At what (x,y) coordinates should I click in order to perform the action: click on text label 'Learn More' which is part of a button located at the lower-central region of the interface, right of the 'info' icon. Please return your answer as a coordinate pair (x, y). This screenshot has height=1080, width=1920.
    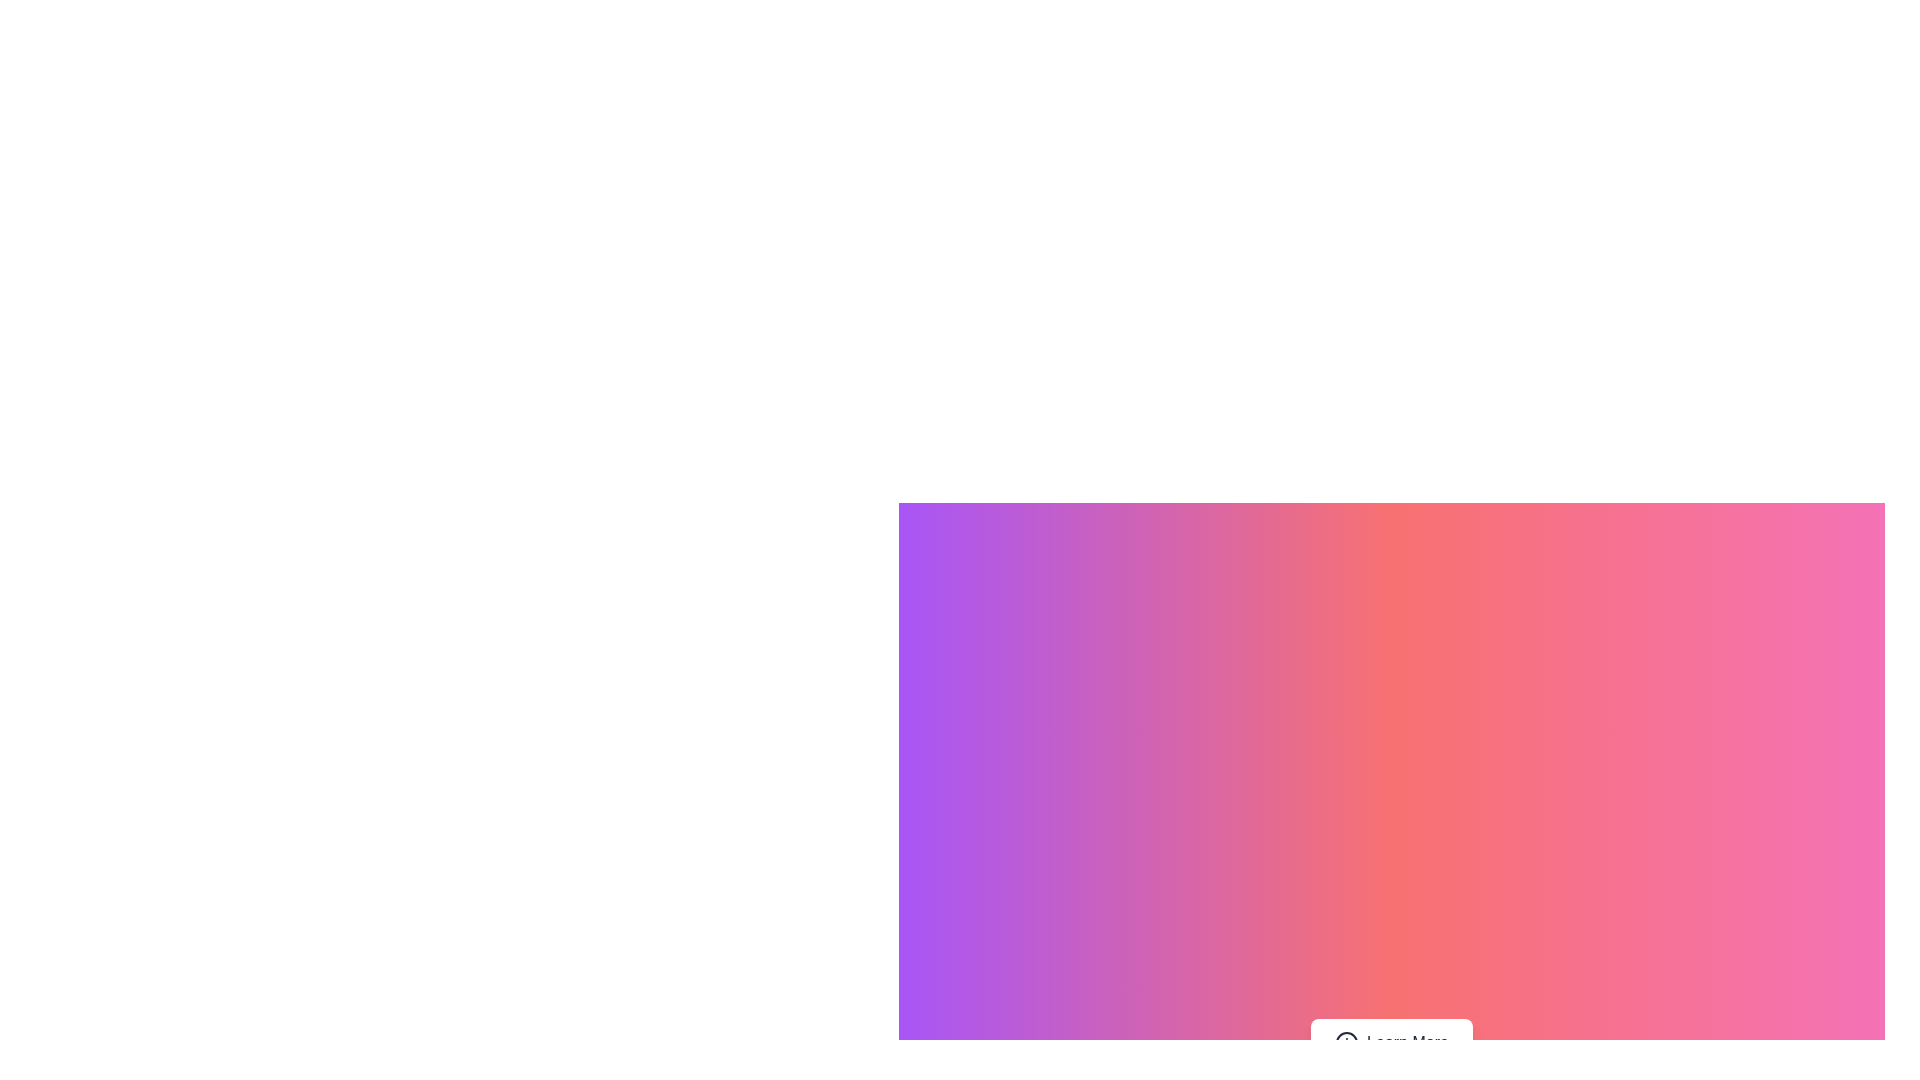
    Looking at the image, I should click on (1406, 1041).